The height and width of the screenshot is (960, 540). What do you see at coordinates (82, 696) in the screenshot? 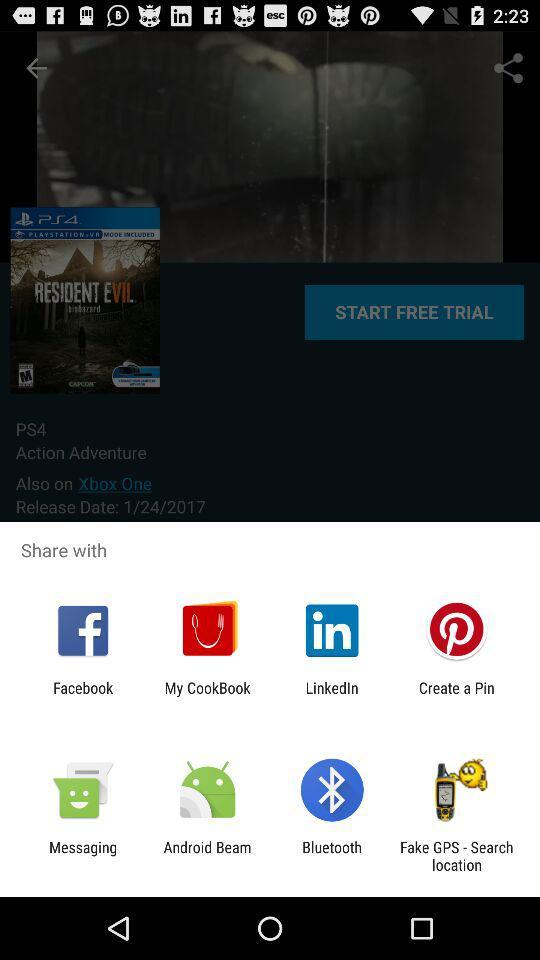
I see `the facebook icon` at bounding box center [82, 696].